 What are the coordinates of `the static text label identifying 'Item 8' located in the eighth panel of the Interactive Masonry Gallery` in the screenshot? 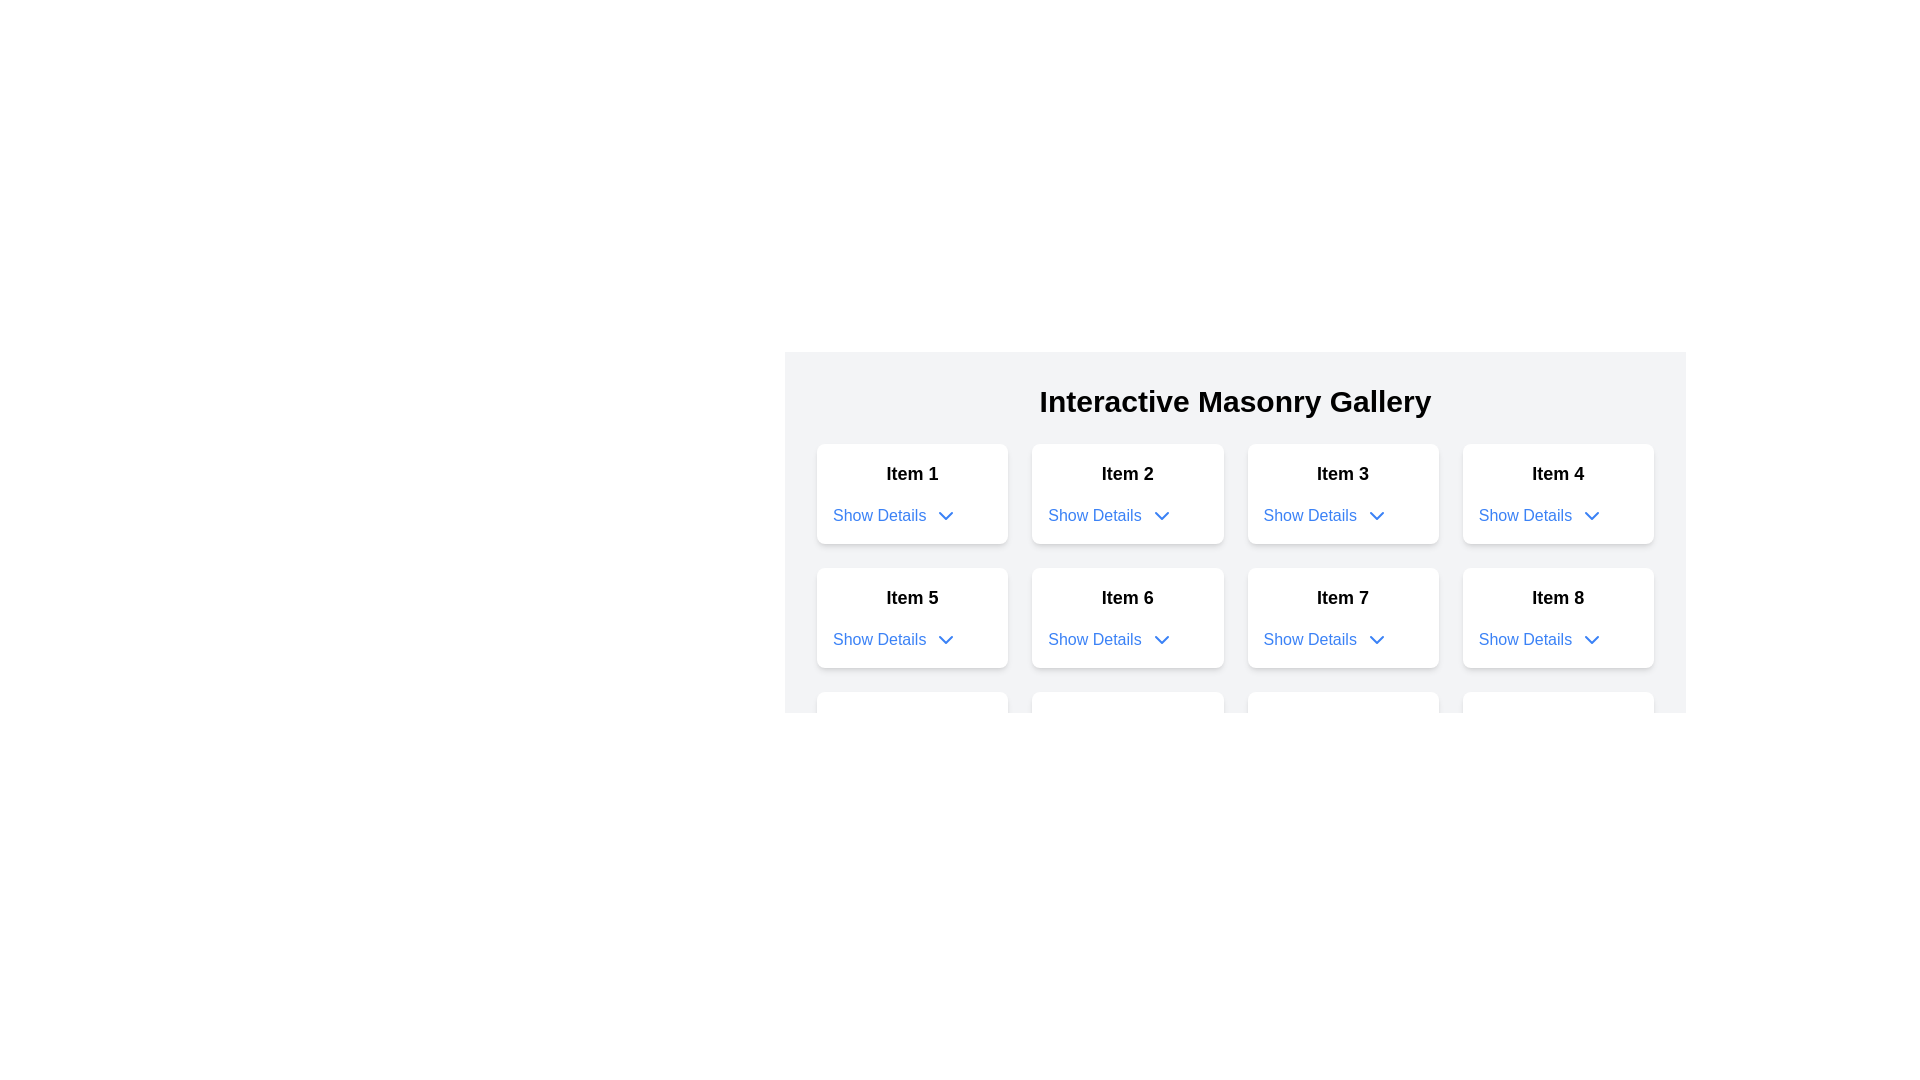 It's located at (1557, 596).